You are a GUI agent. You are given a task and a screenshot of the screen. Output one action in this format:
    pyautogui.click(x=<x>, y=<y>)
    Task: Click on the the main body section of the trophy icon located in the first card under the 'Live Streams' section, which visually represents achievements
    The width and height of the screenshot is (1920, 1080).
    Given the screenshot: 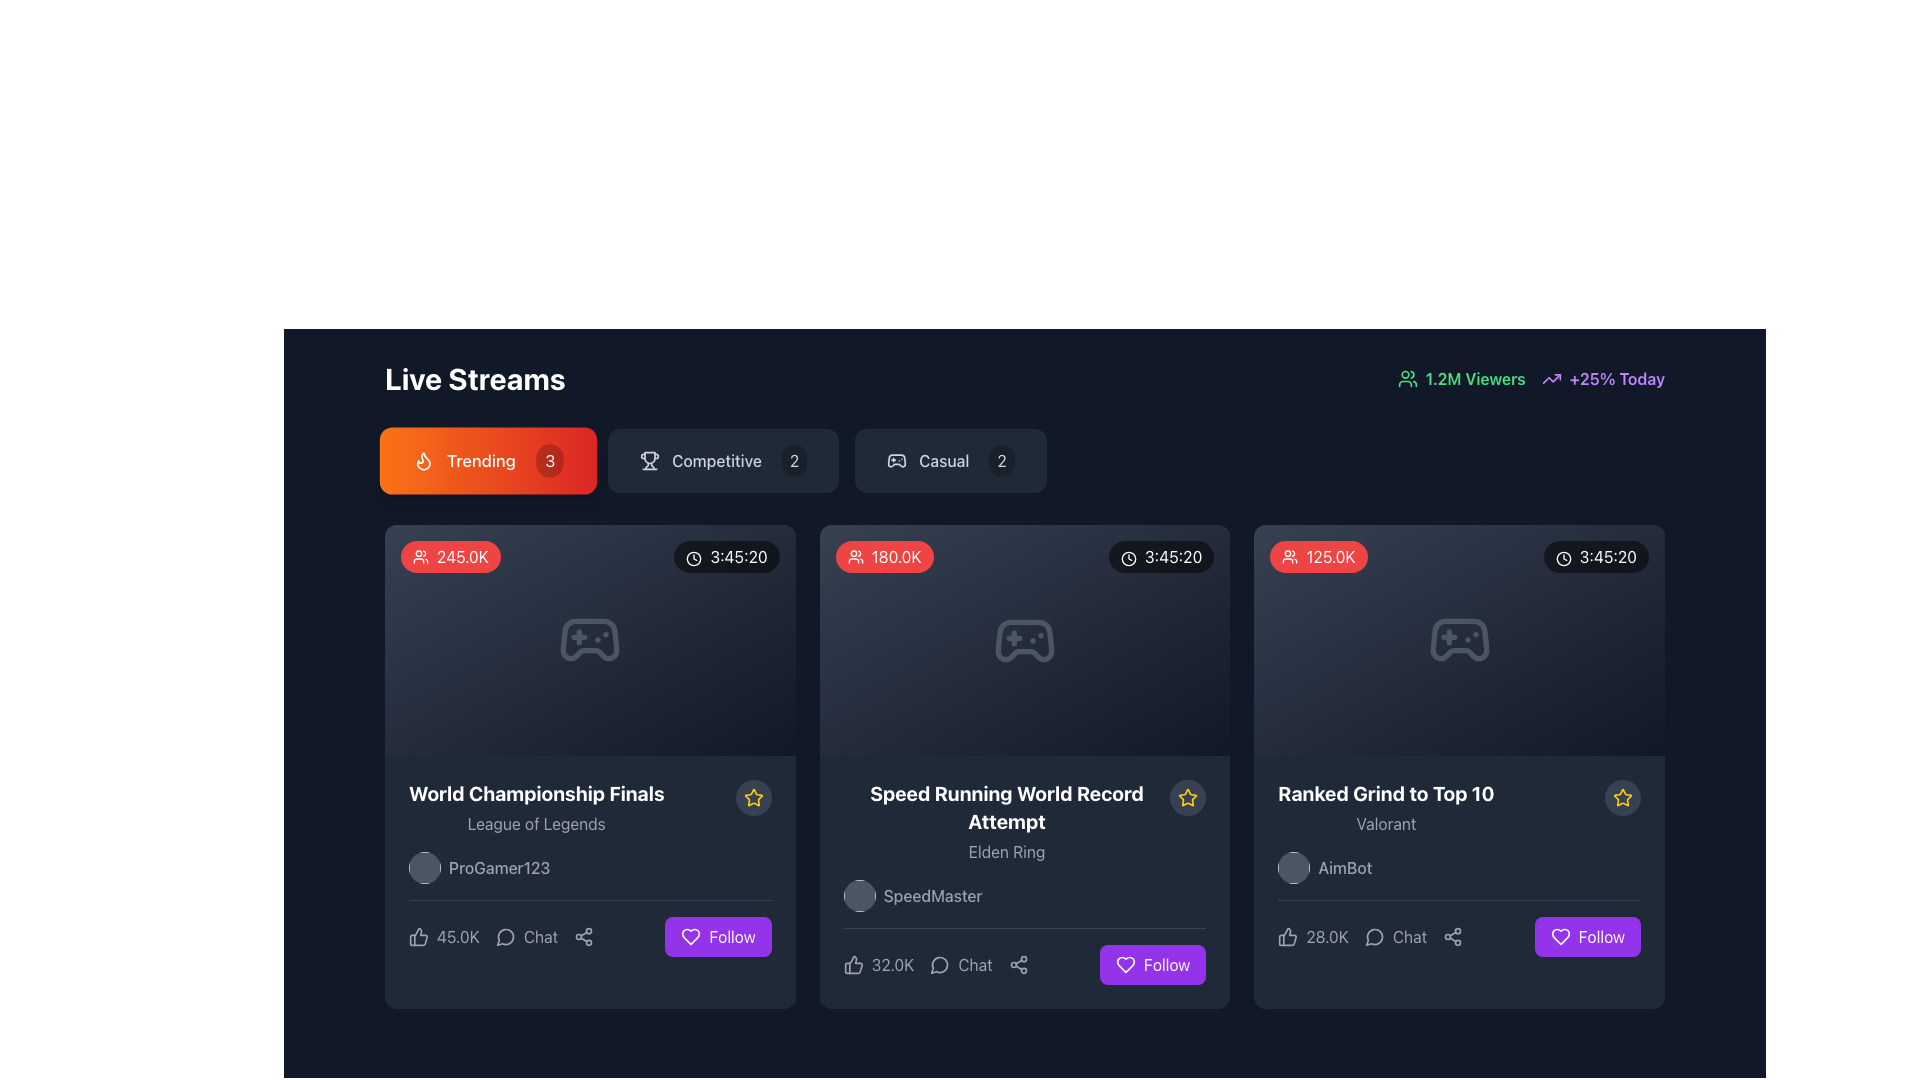 What is the action you would take?
    pyautogui.click(x=650, y=458)
    